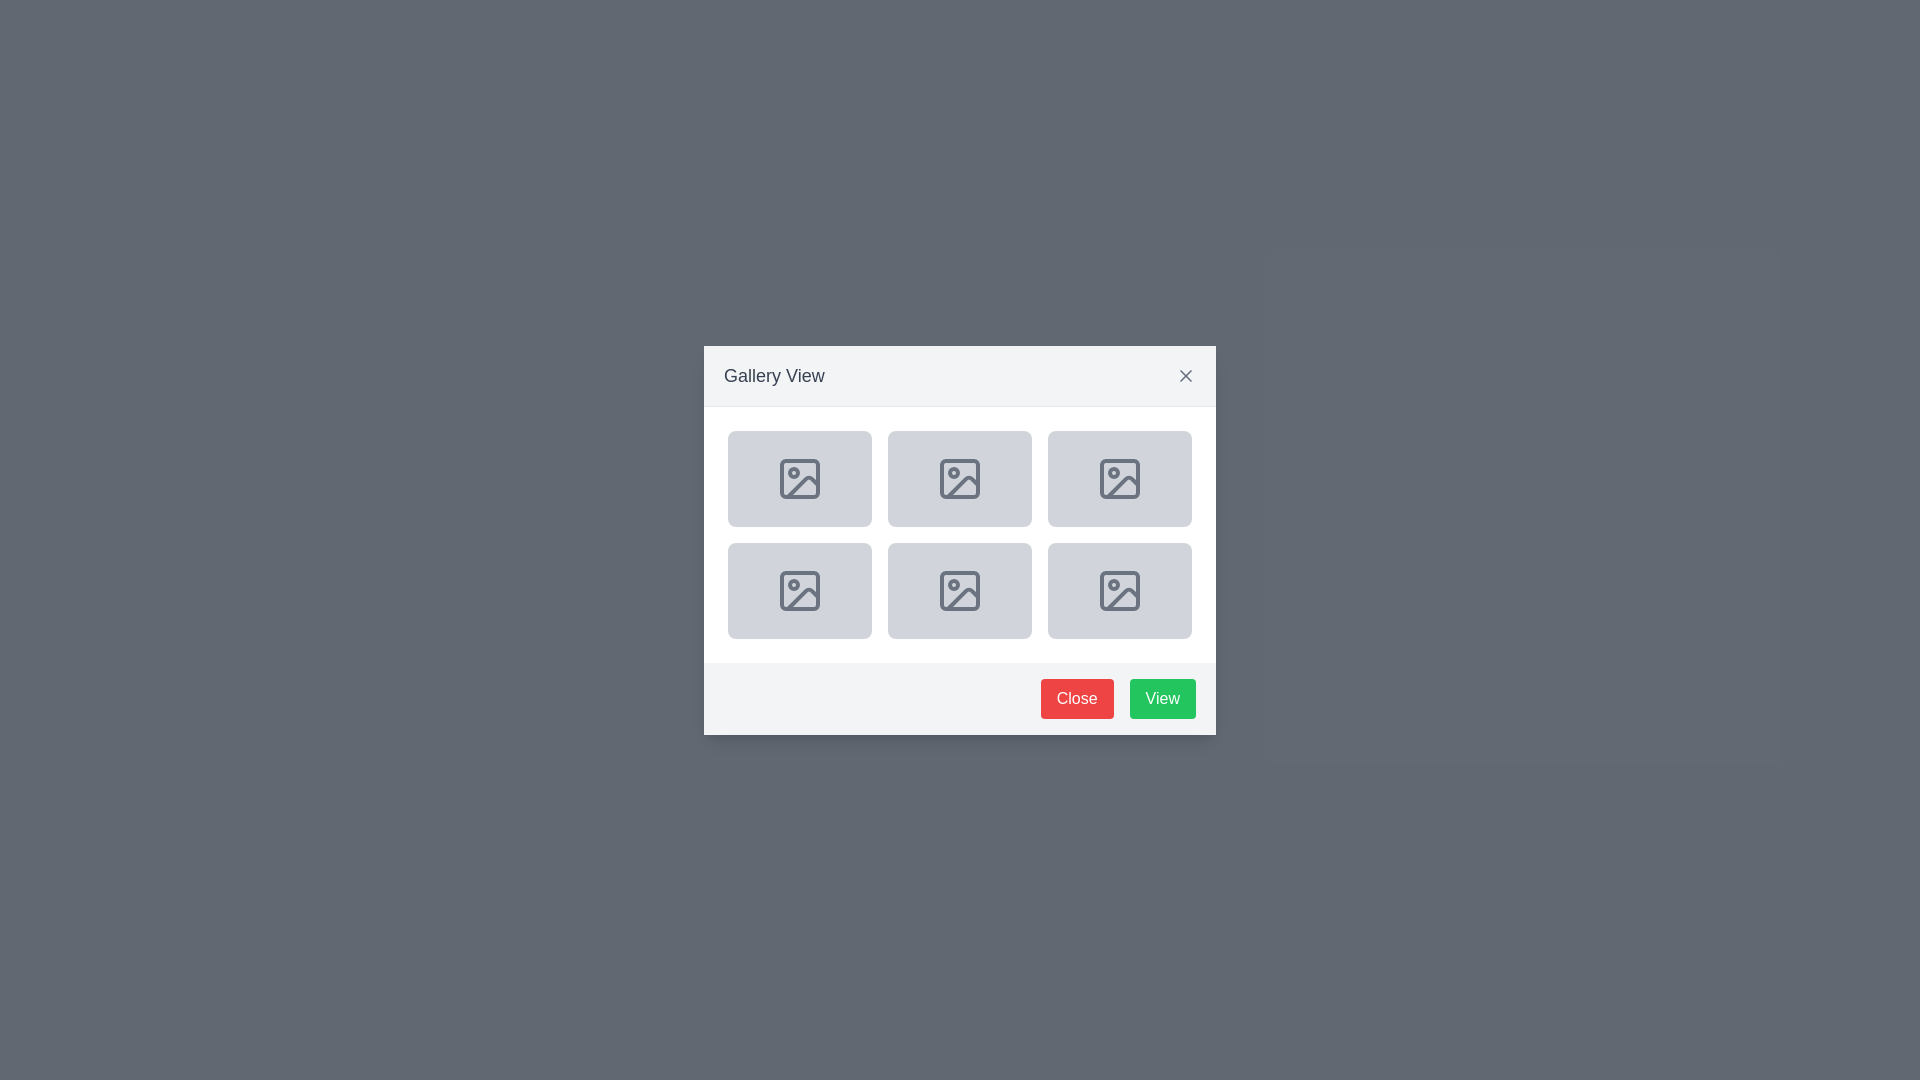 The image size is (1920, 1080). I want to click on the Image Placeholder, a rectangular button-like component with a gray background and a photo icon, located in the bottom-right corner of the grid layout, so click(1118, 589).